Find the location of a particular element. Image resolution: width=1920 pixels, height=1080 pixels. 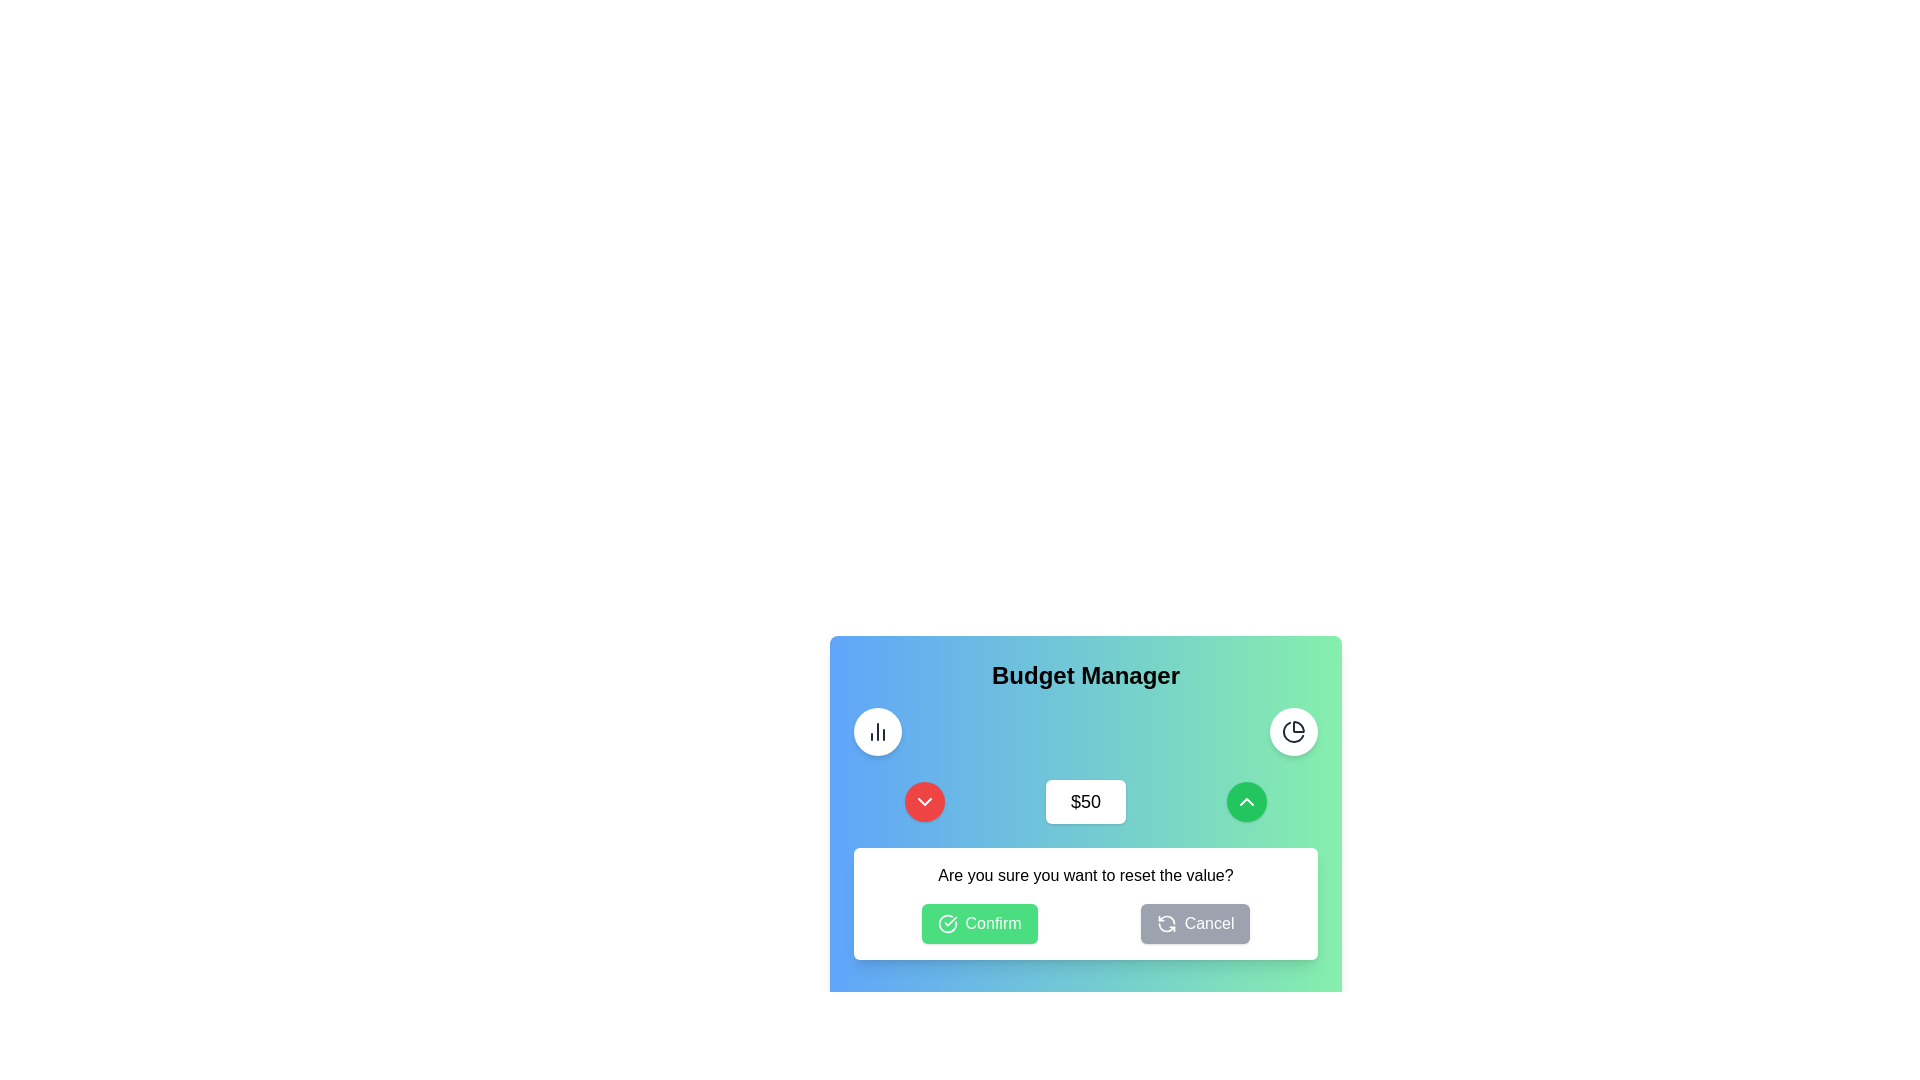

the pie chart icon located beneath the 'Budget Manager' title is located at coordinates (1294, 732).